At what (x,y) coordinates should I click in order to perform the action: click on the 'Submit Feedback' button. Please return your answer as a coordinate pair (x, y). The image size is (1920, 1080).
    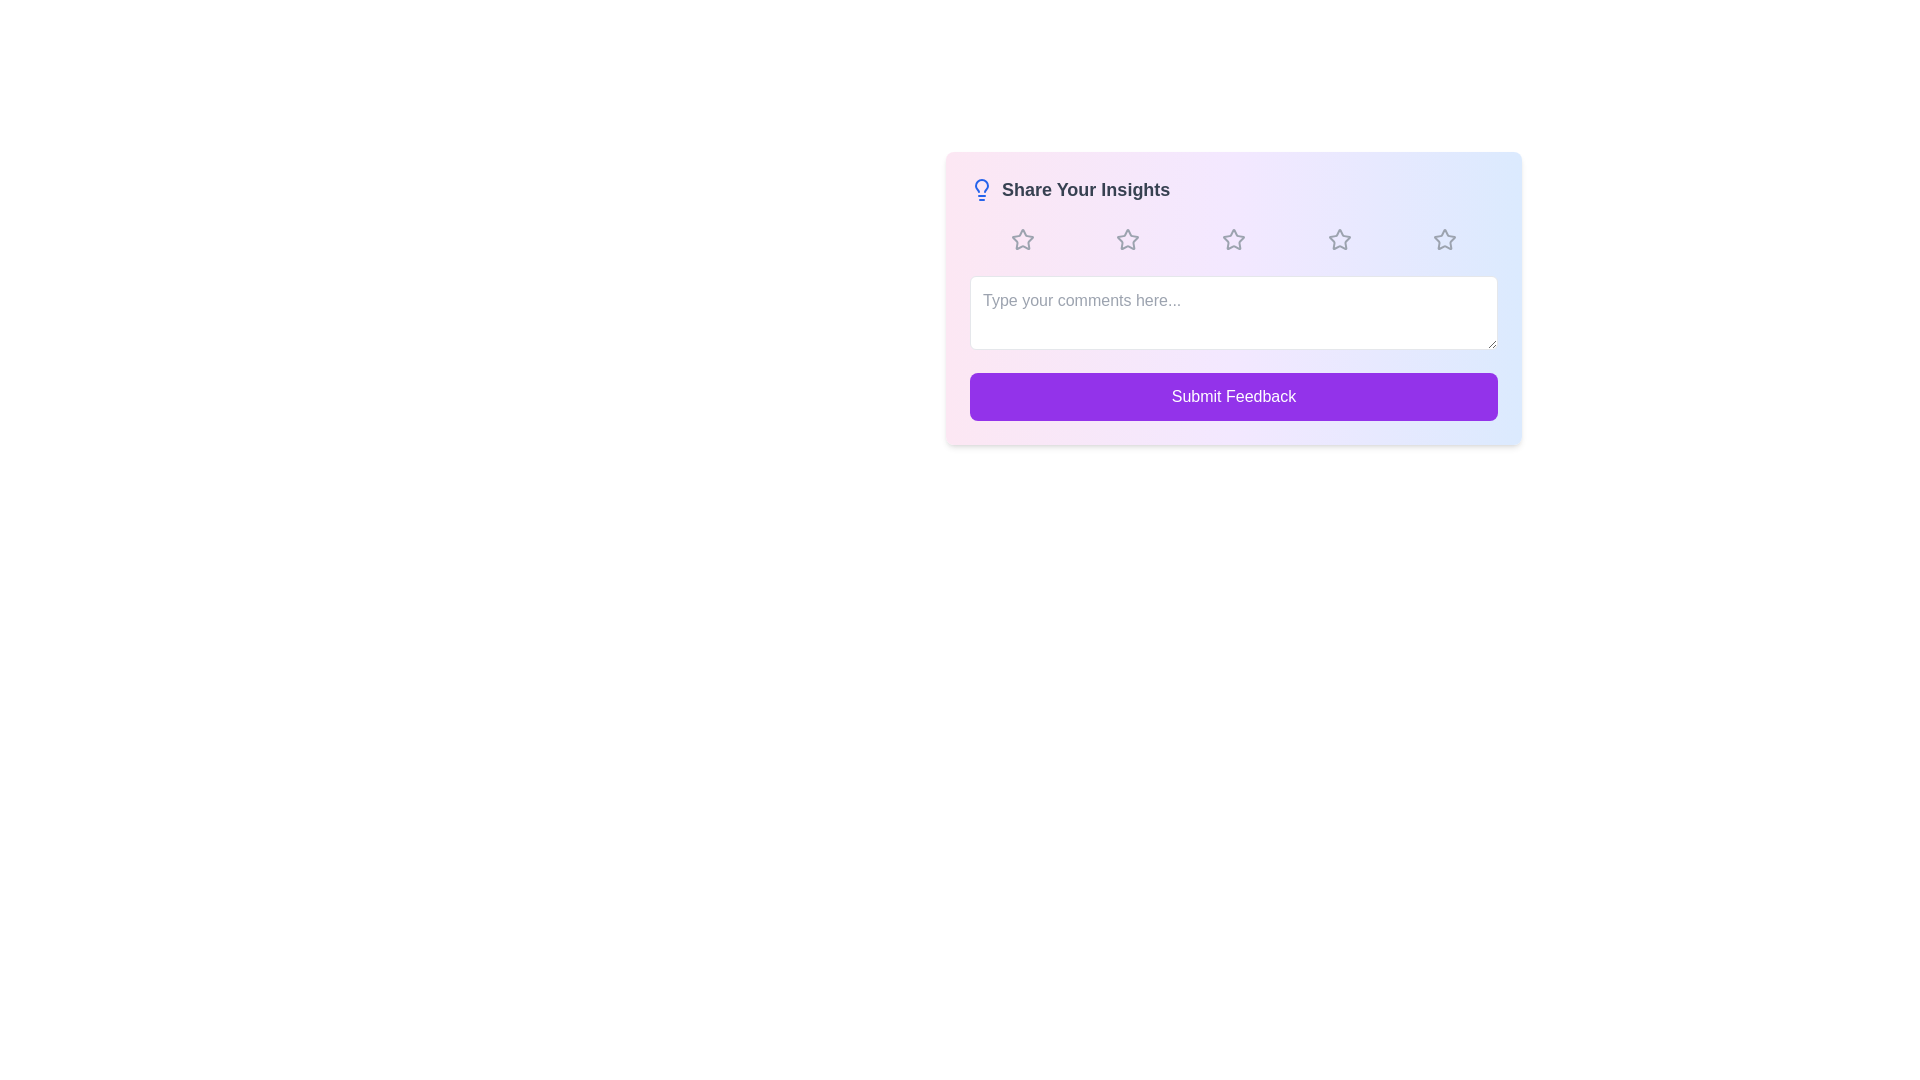
    Looking at the image, I should click on (1232, 397).